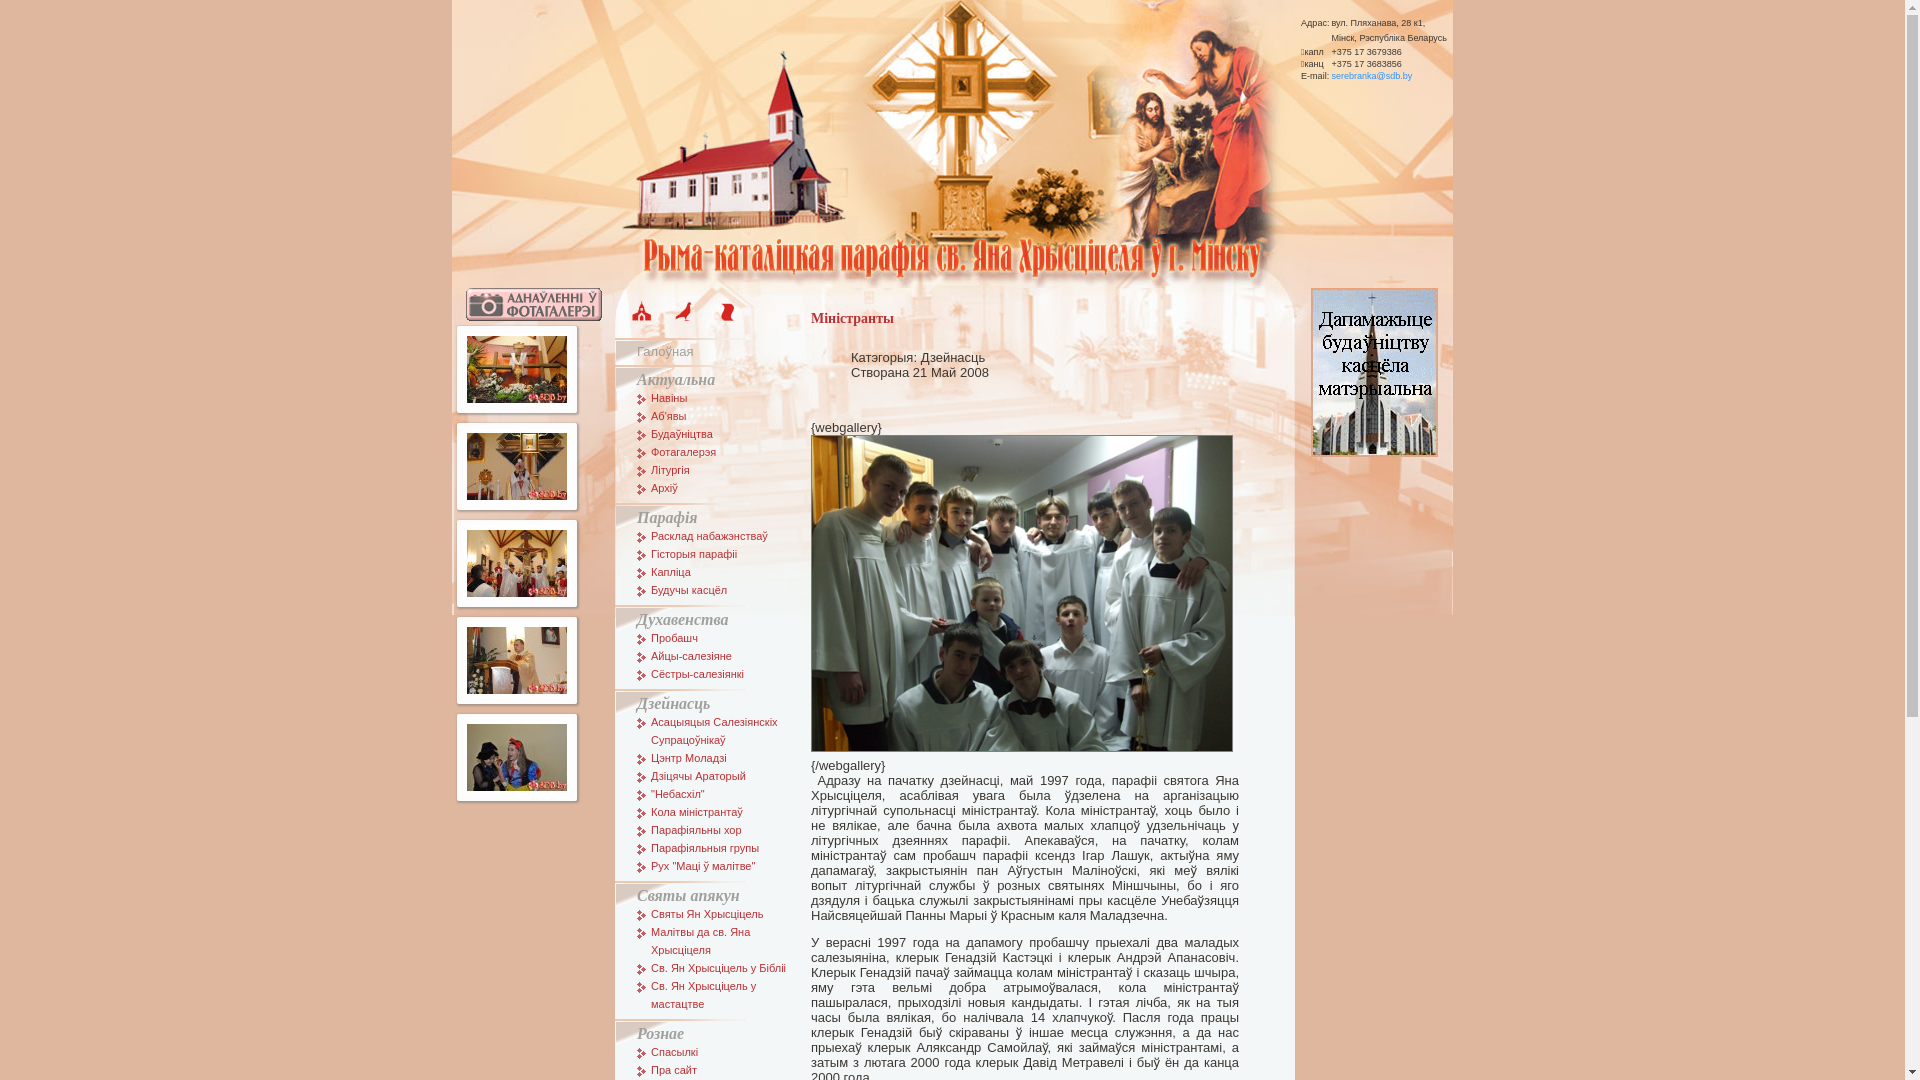 The width and height of the screenshot is (1920, 1080). What do you see at coordinates (1370, 76) in the screenshot?
I see `'serebranka@sdb.by'` at bounding box center [1370, 76].